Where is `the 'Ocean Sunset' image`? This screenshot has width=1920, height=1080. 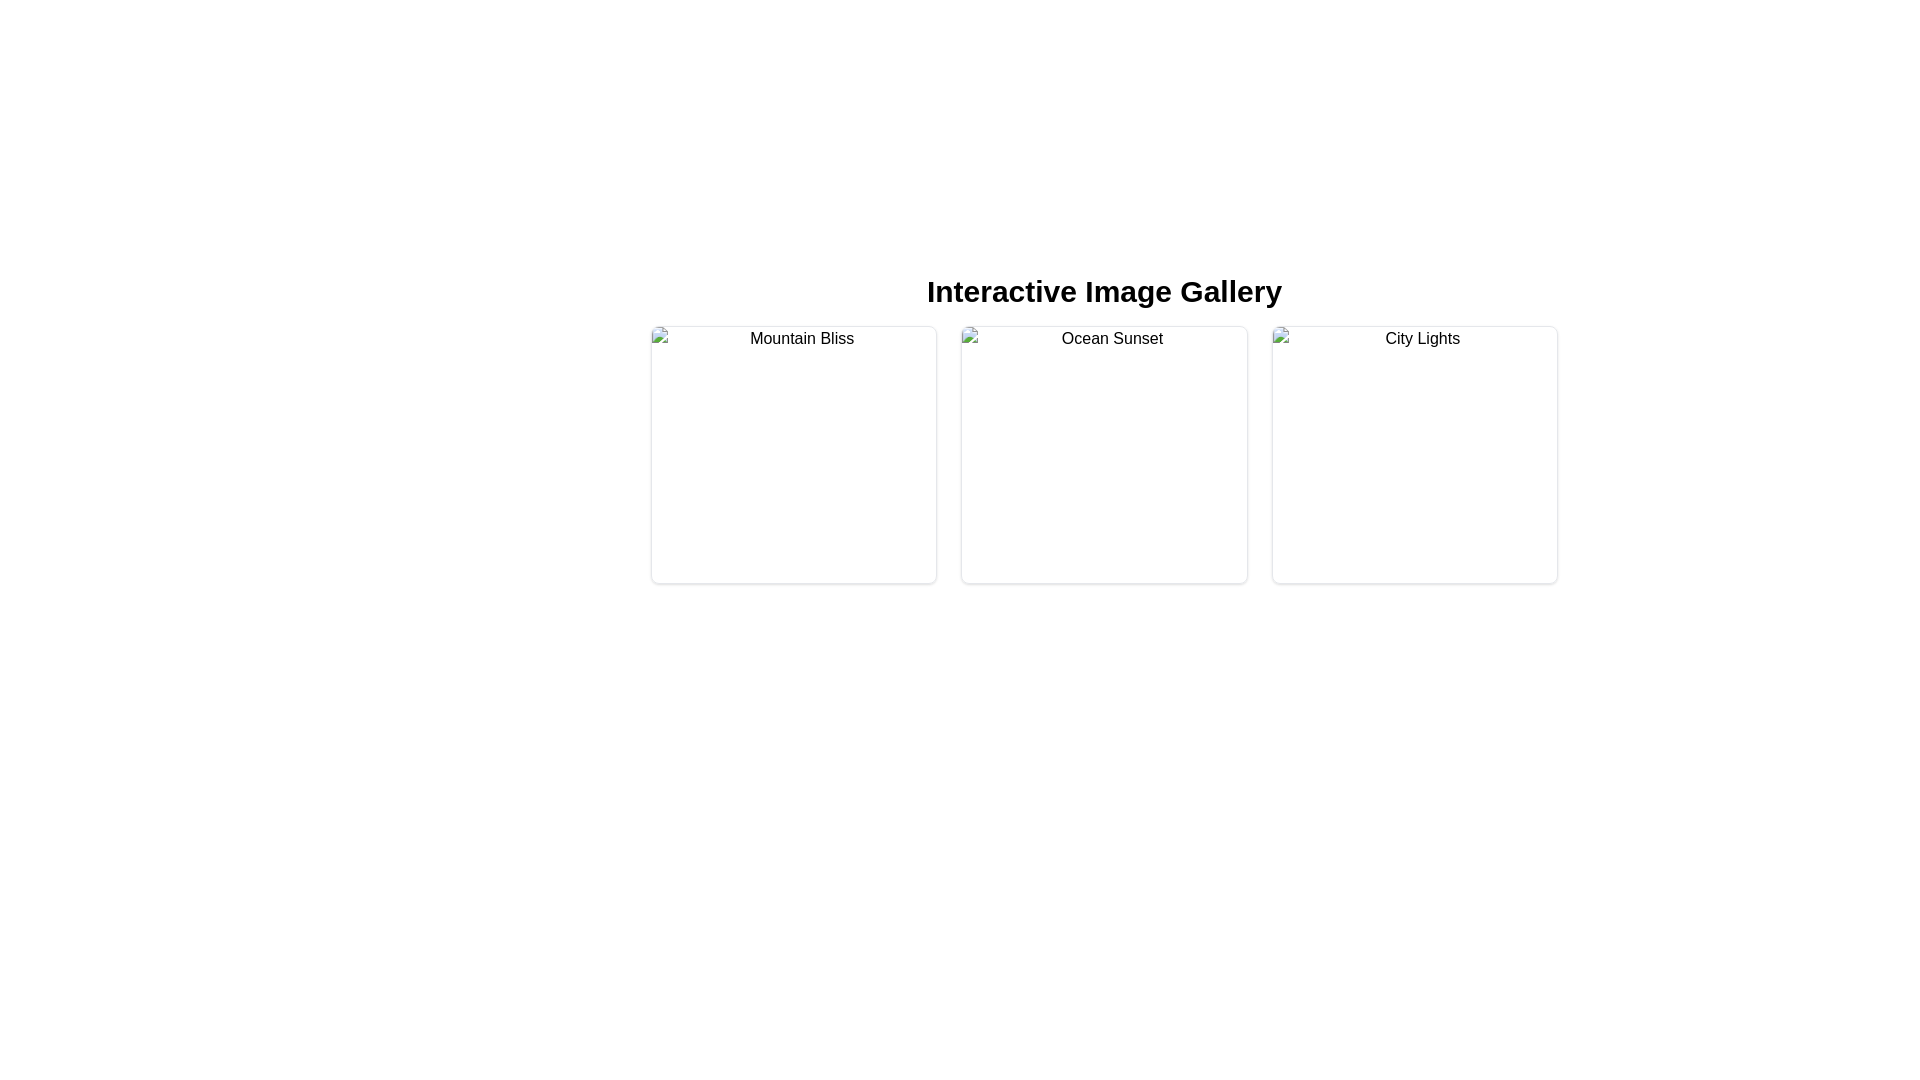
the 'Ocean Sunset' image is located at coordinates (1103, 455).